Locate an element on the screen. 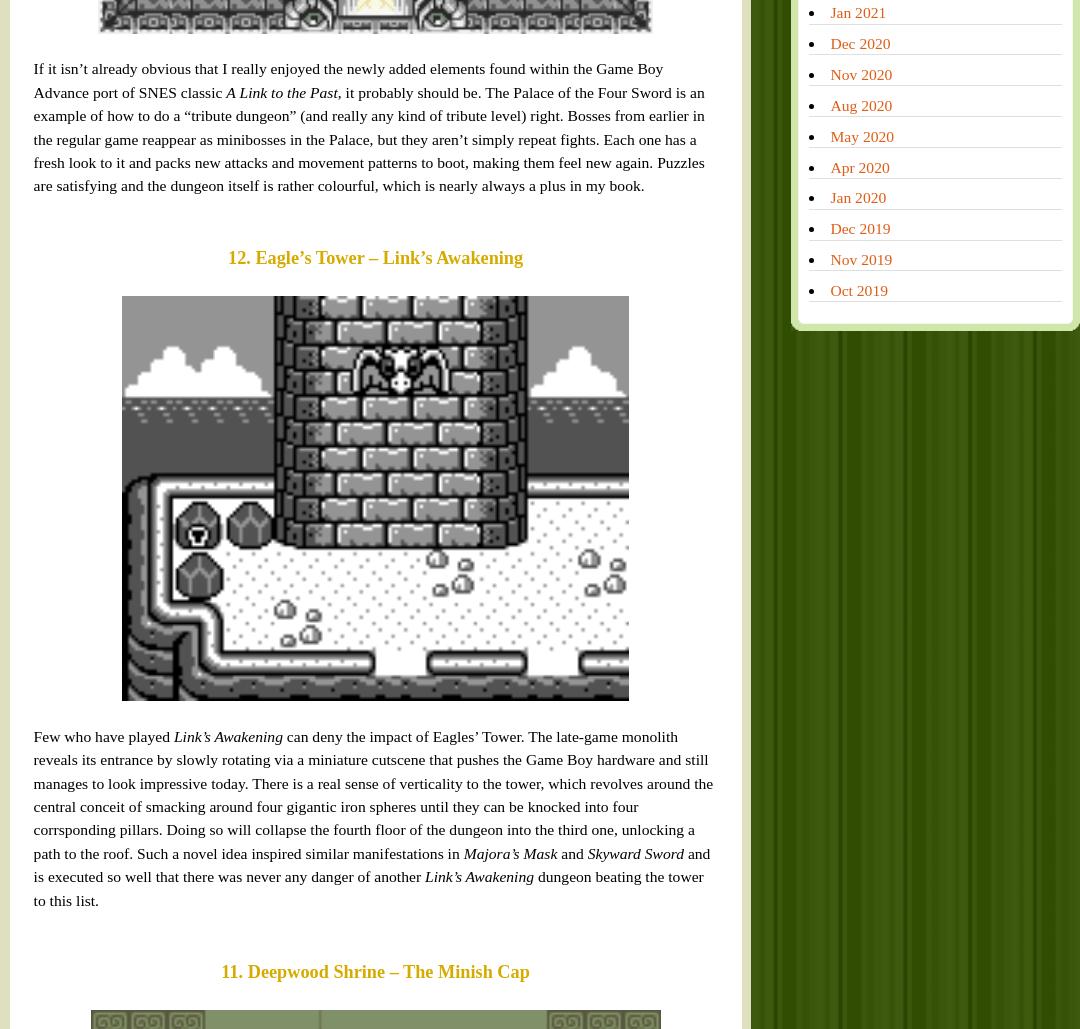 The image size is (1080, 1029). 'Aug 2014' is located at coordinates (690, 960).